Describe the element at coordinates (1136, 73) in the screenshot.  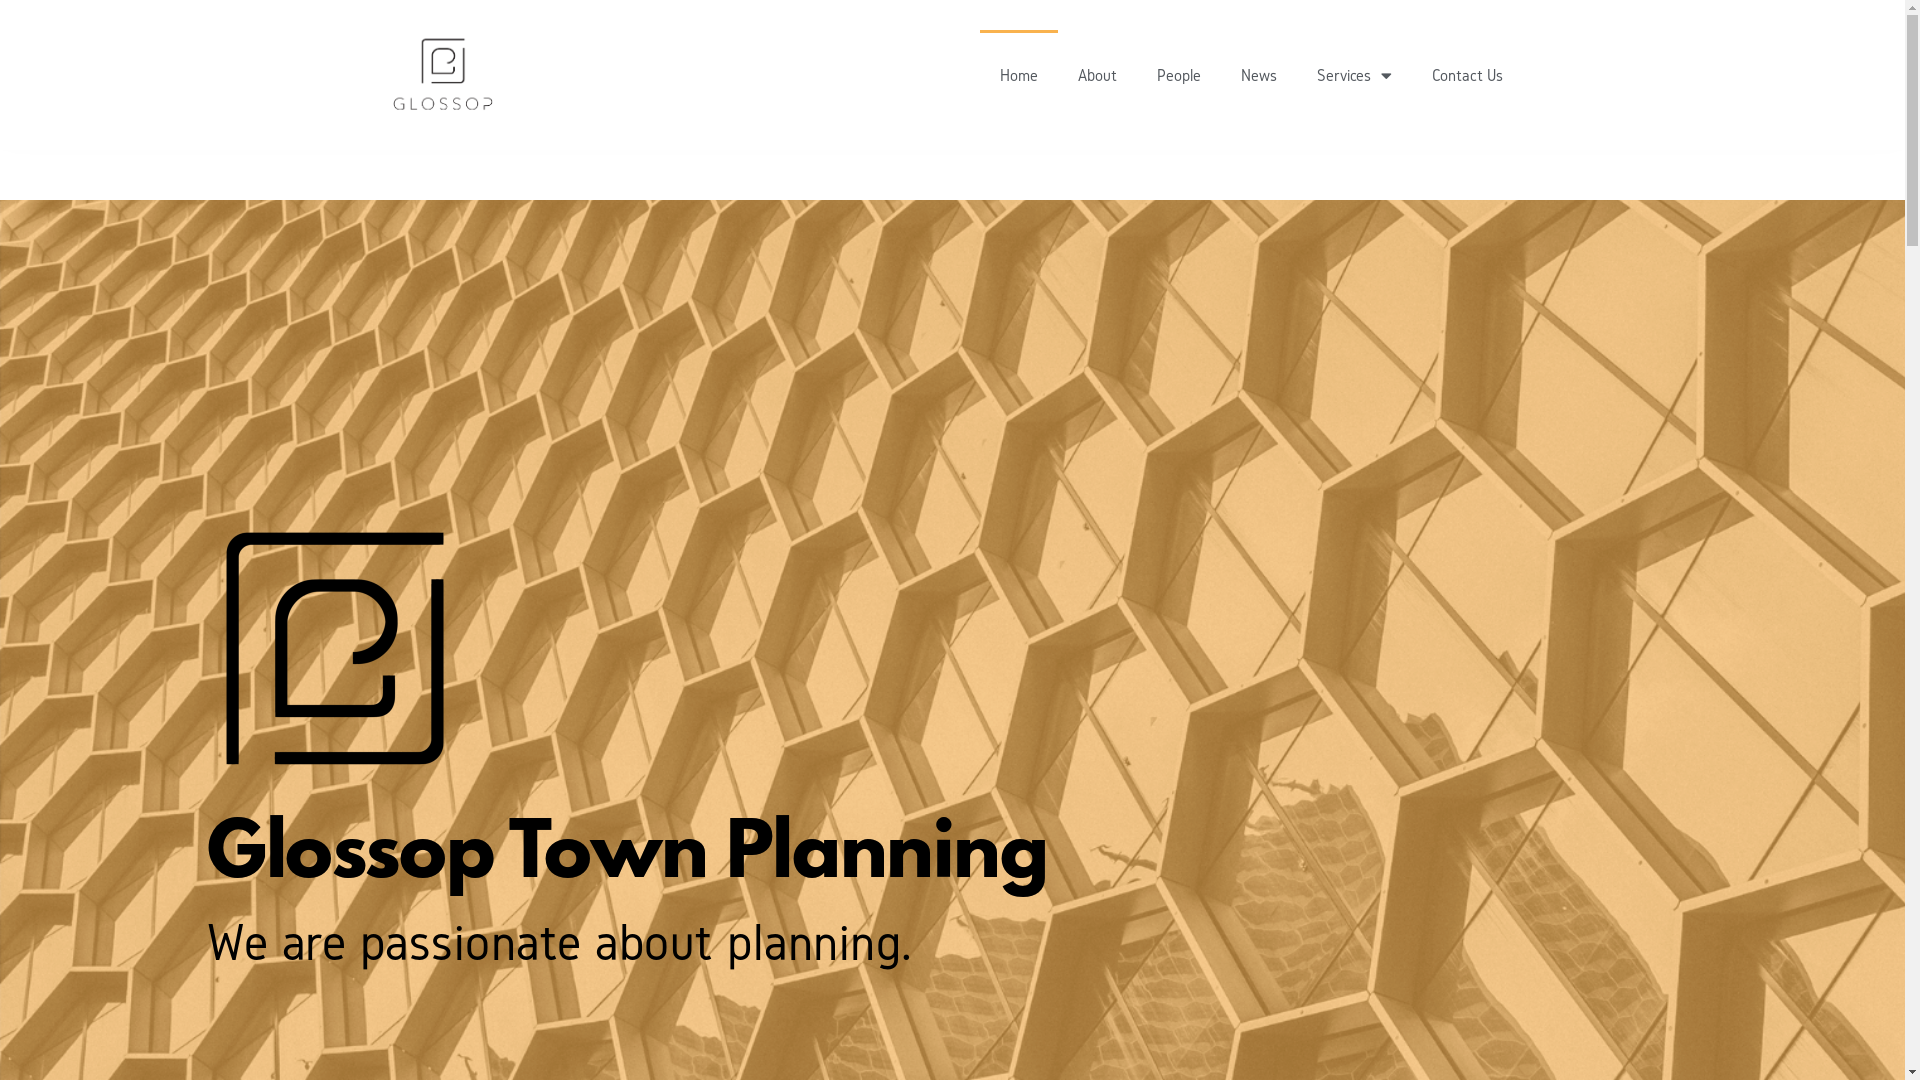
I see `'People'` at that location.